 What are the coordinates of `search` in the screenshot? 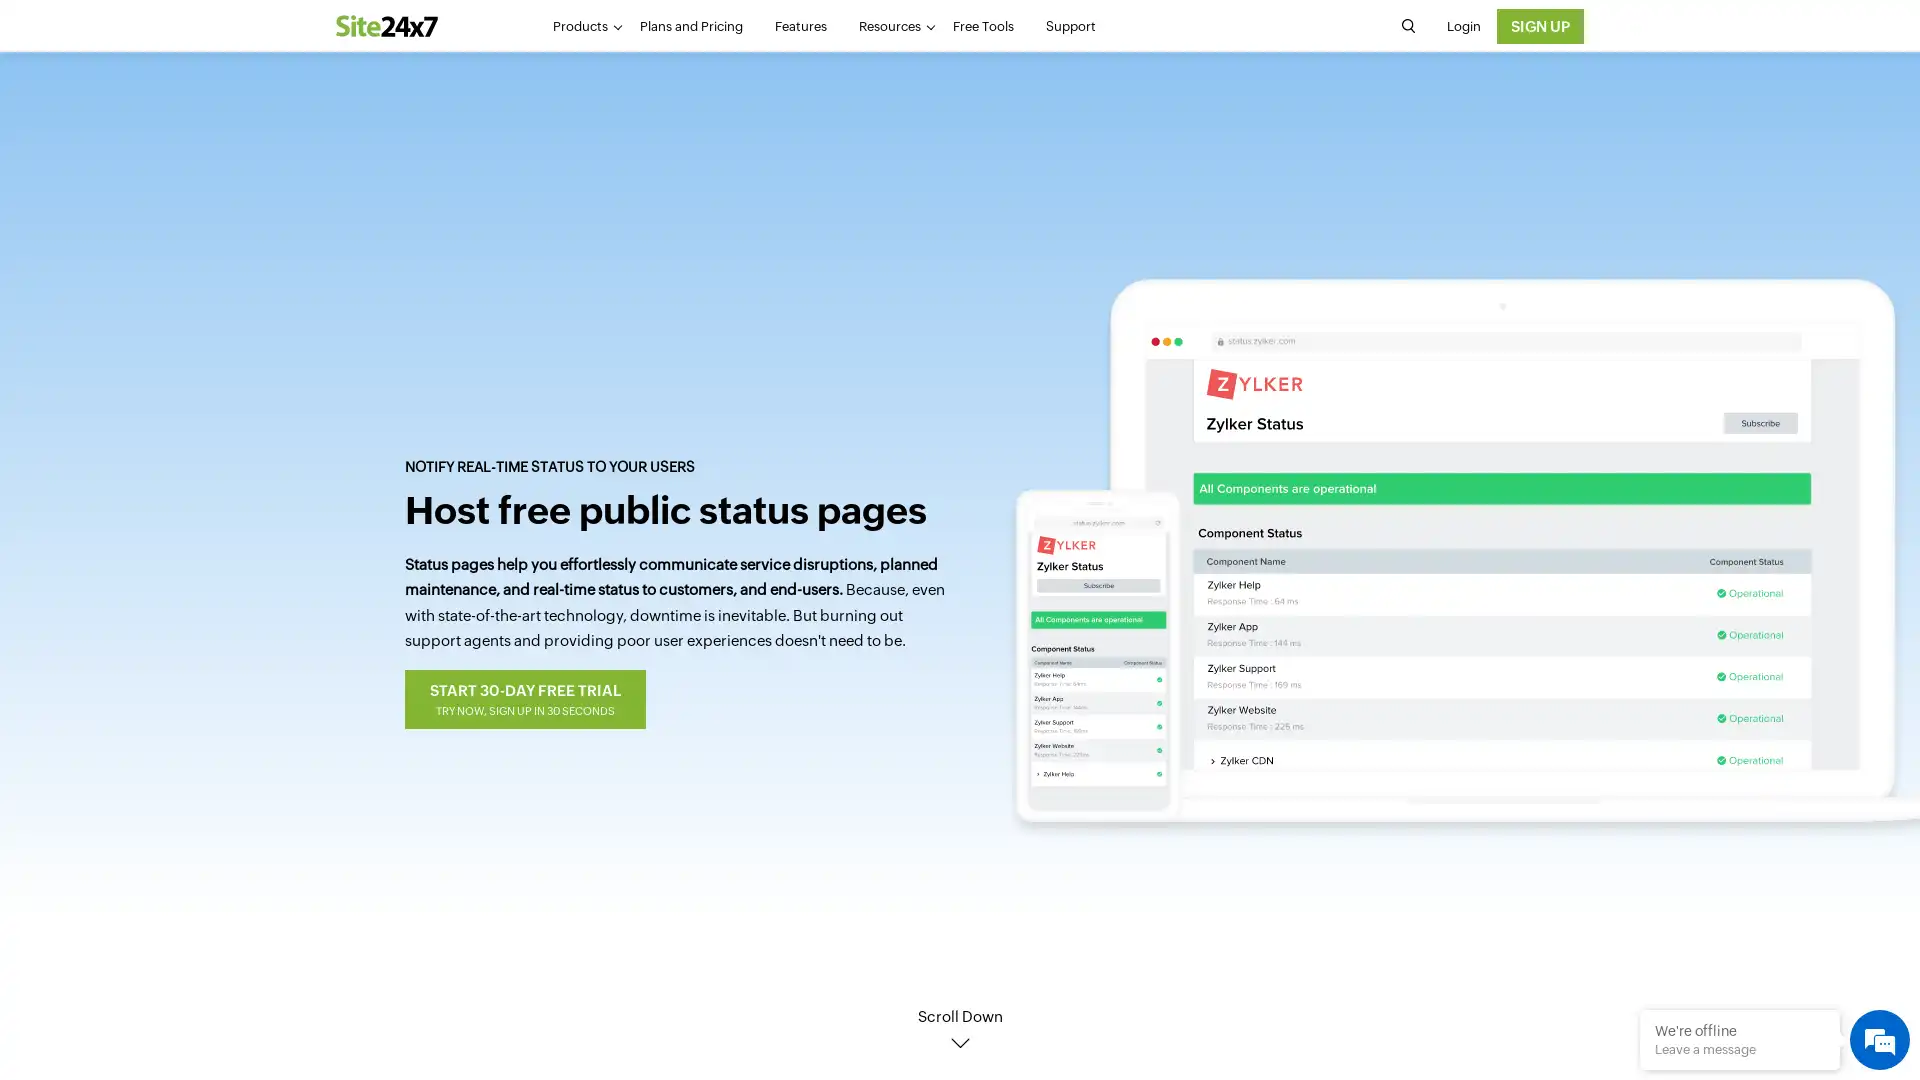 It's located at (1406, 26).